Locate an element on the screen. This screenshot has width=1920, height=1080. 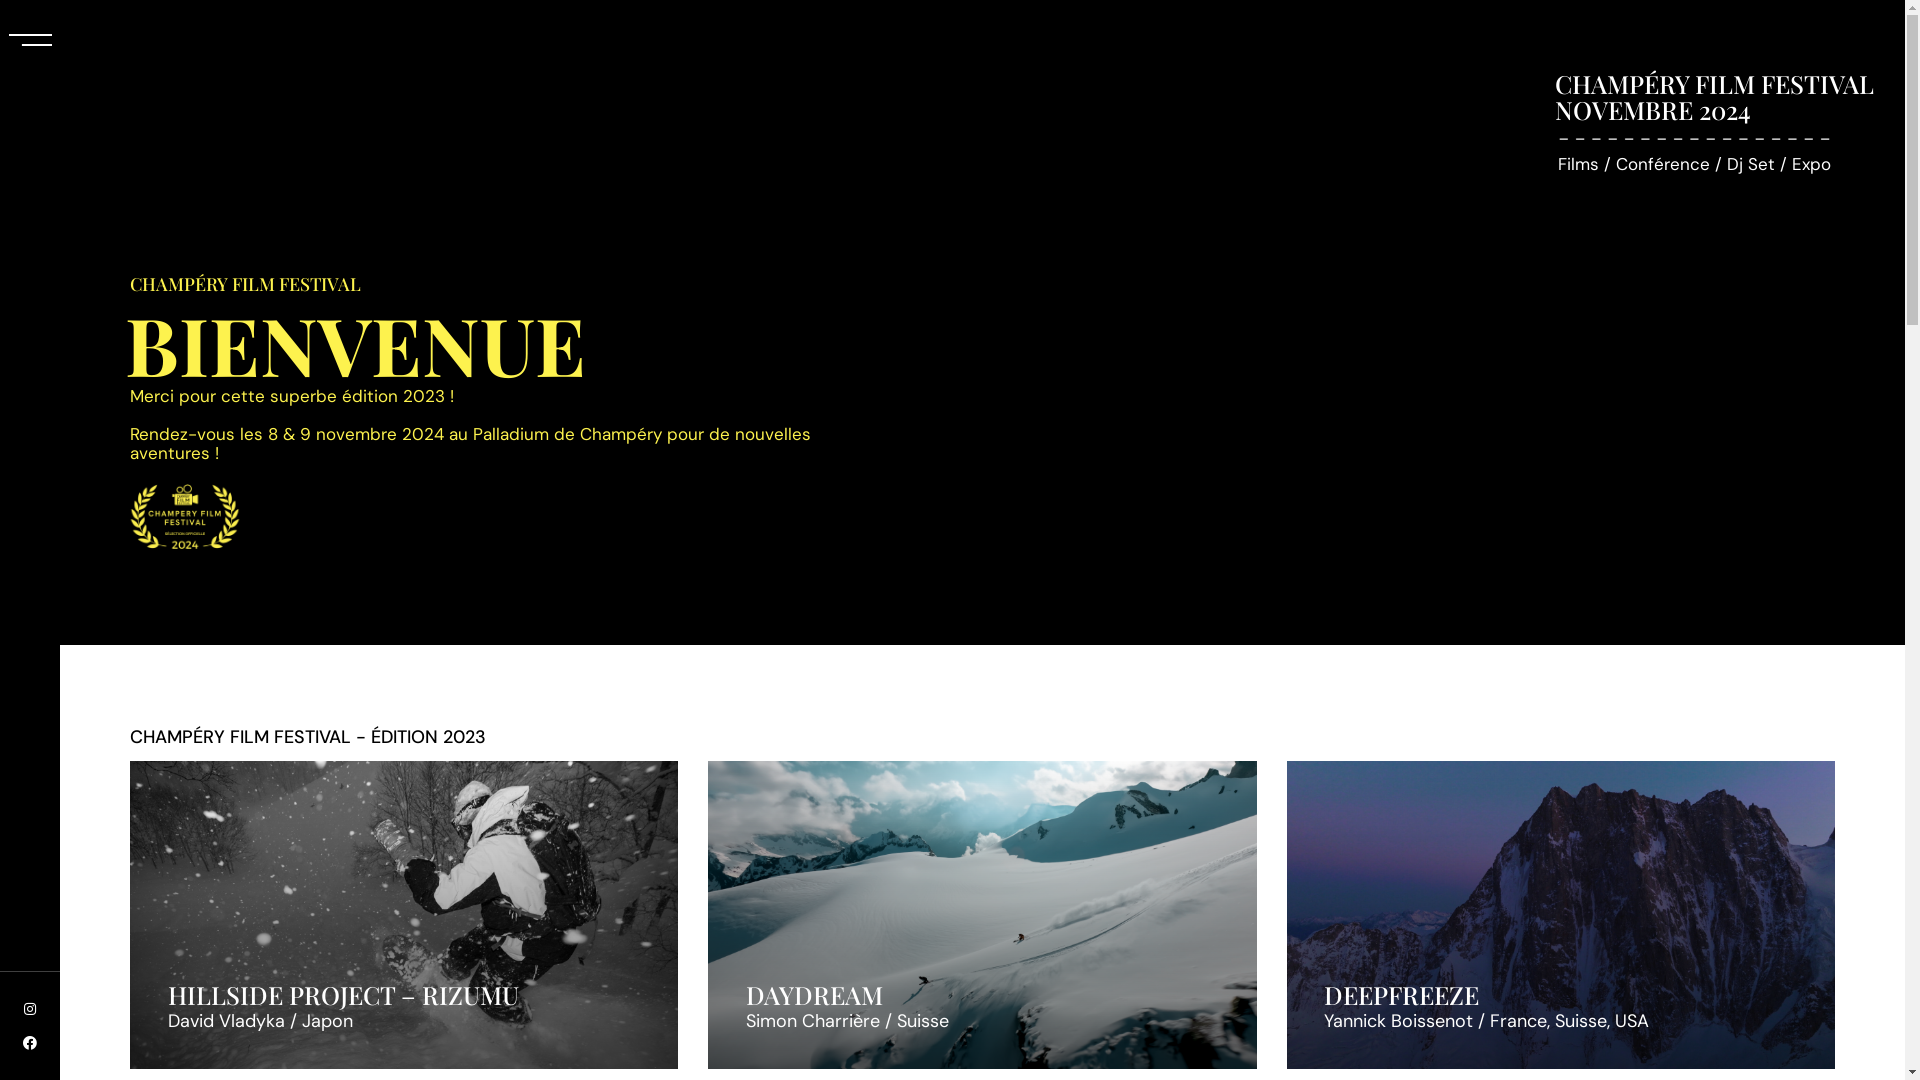
'France' is located at coordinates (1518, 1022).